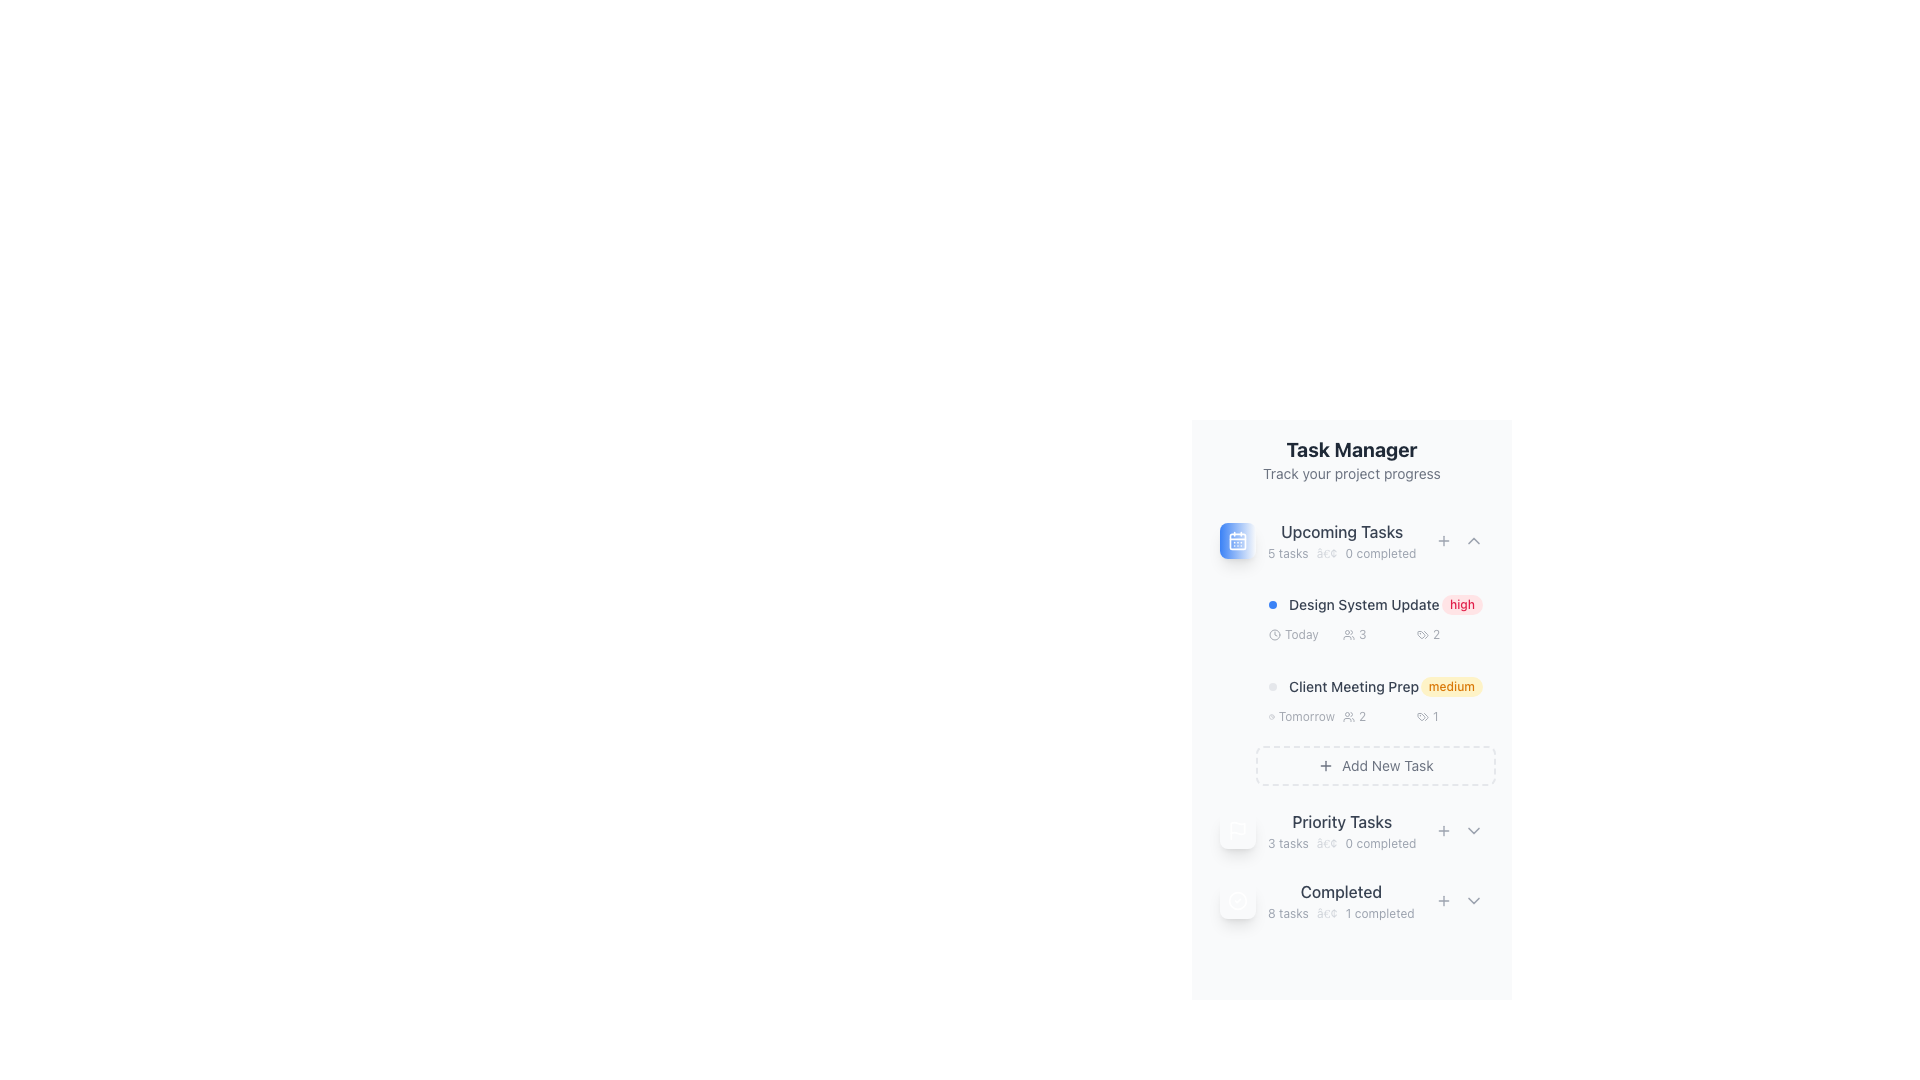 The height and width of the screenshot is (1080, 1920). What do you see at coordinates (1444, 901) in the screenshot?
I see `the button located to the right of the 'Completed' text to initiate an add task action within the task manager` at bounding box center [1444, 901].